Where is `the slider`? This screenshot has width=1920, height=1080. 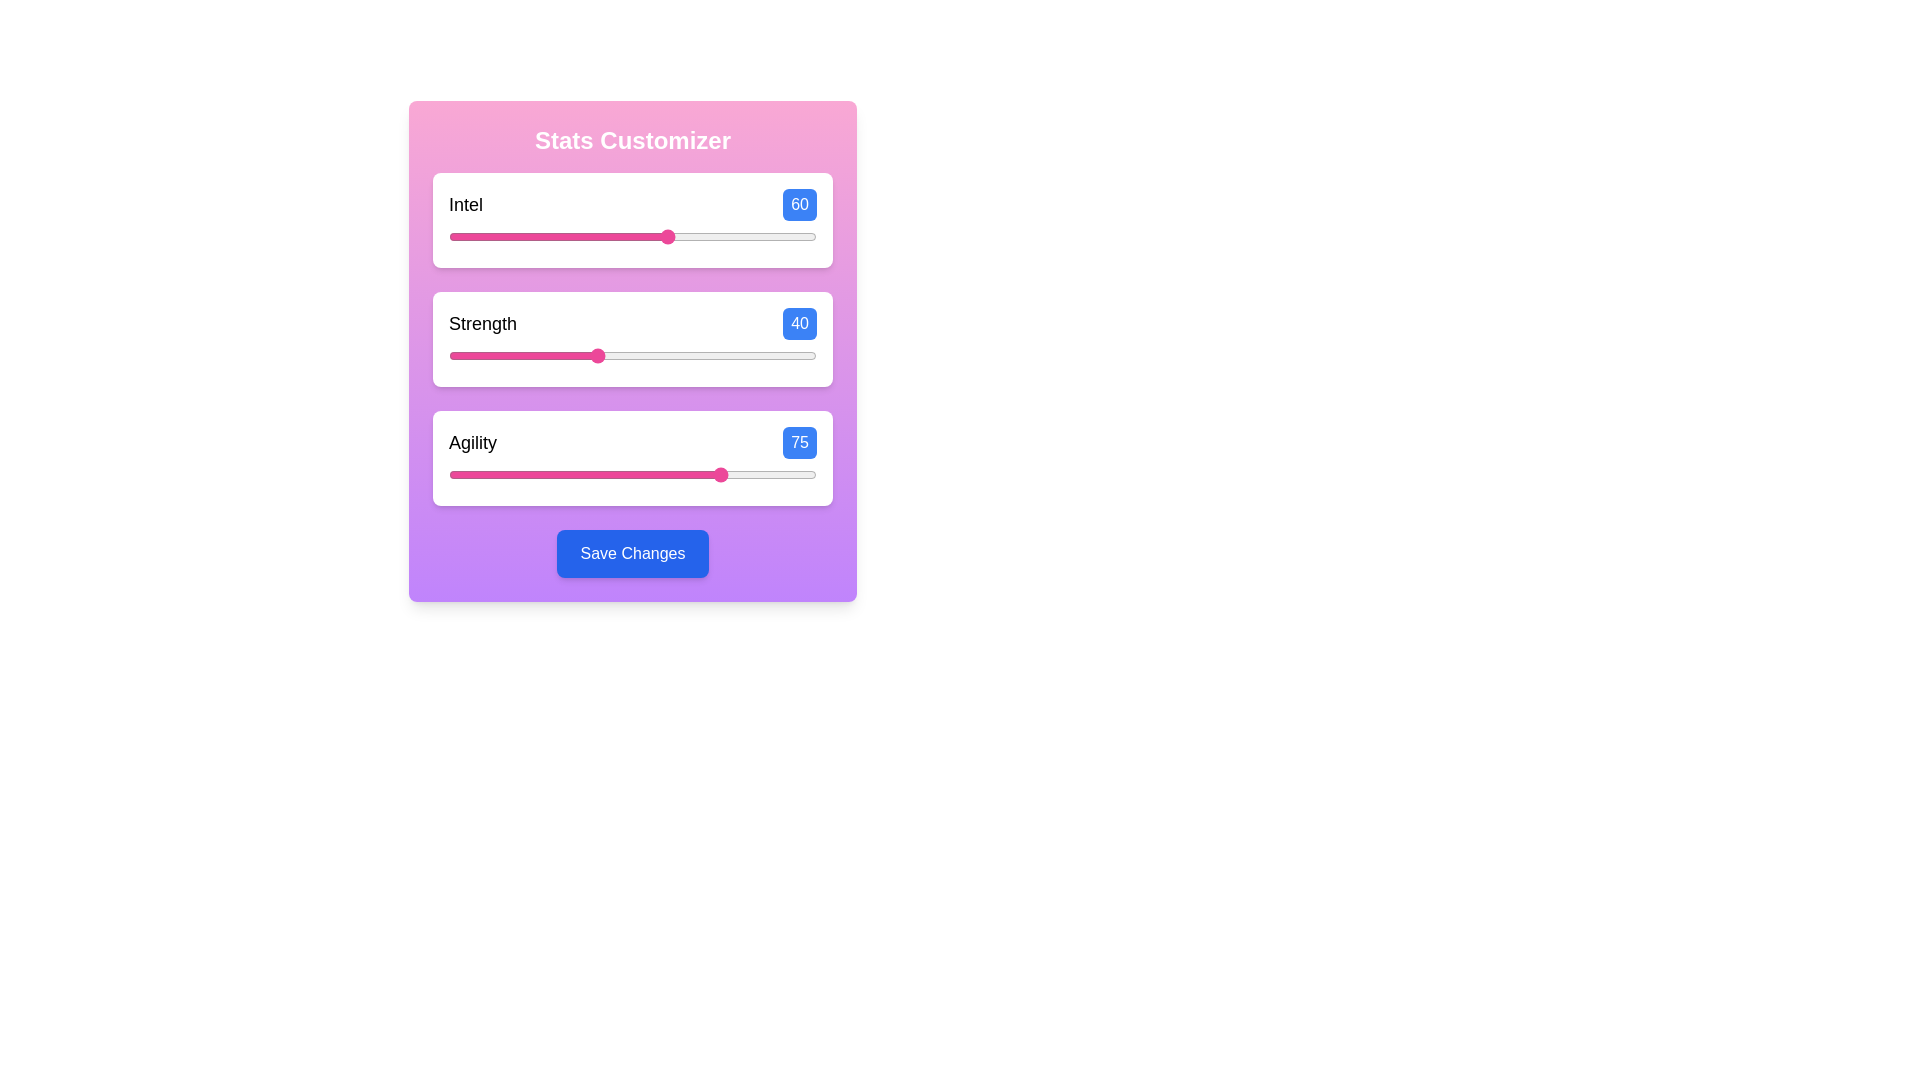 the slider is located at coordinates (764, 235).